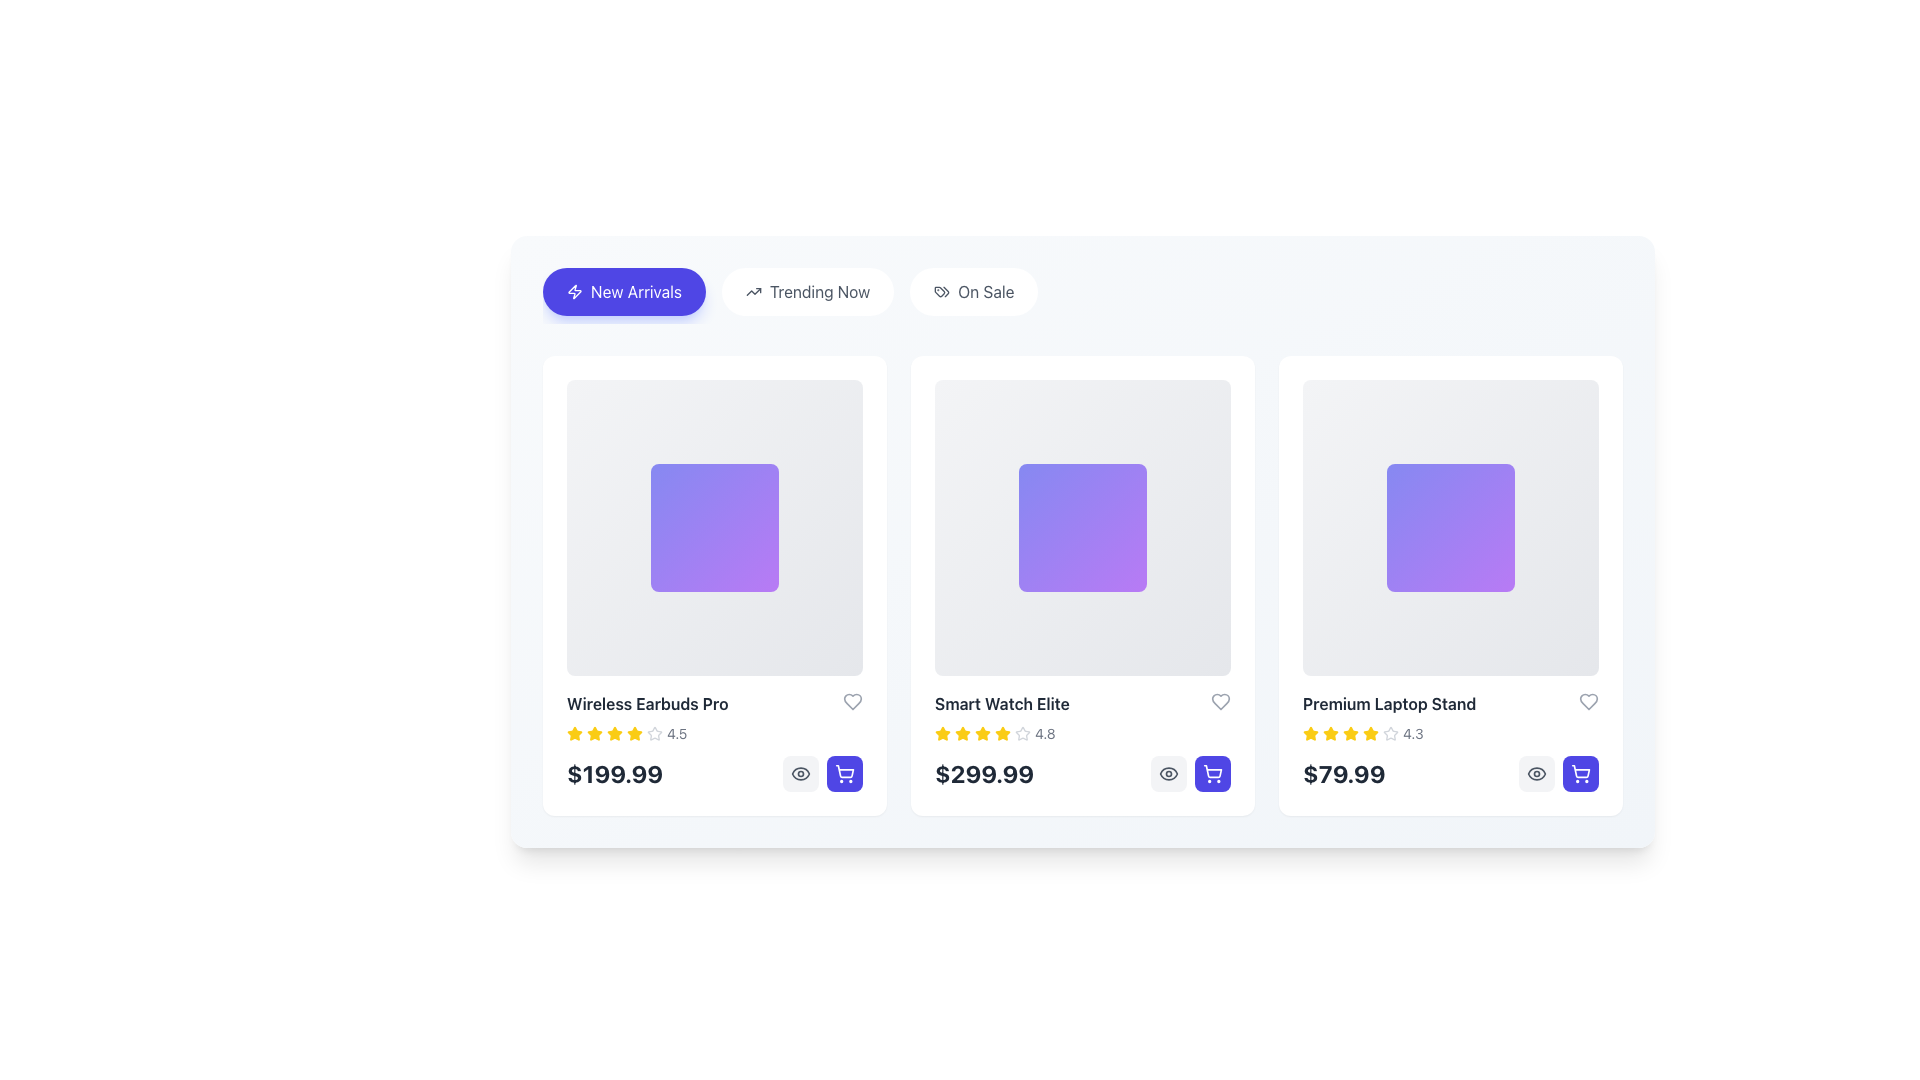 The width and height of the screenshot is (1920, 1080). I want to click on the 'Add to Cart' button located in the card for the 'Premium Laptop Stand', positioned below the price and rating information on the far right of the row, so click(1212, 773).